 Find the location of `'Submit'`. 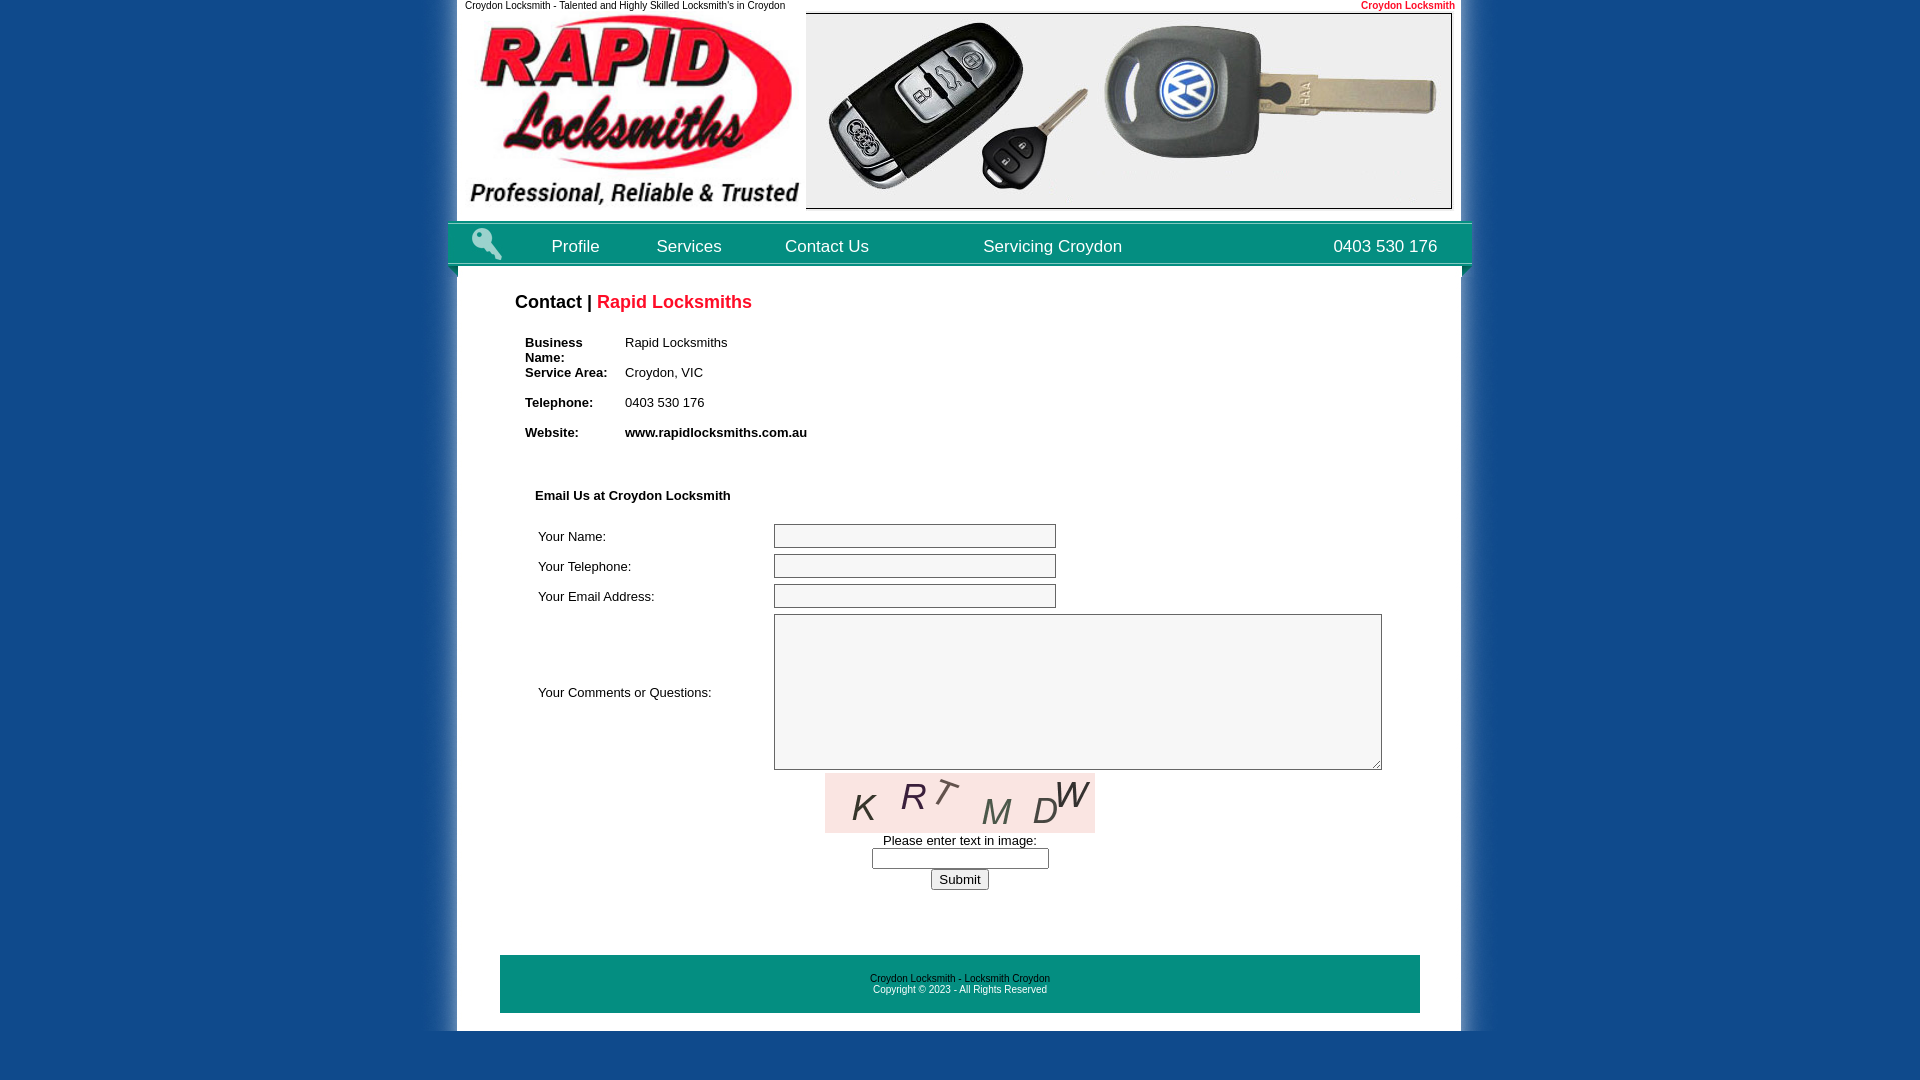

'Submit' is located at coordinates (958, 878).